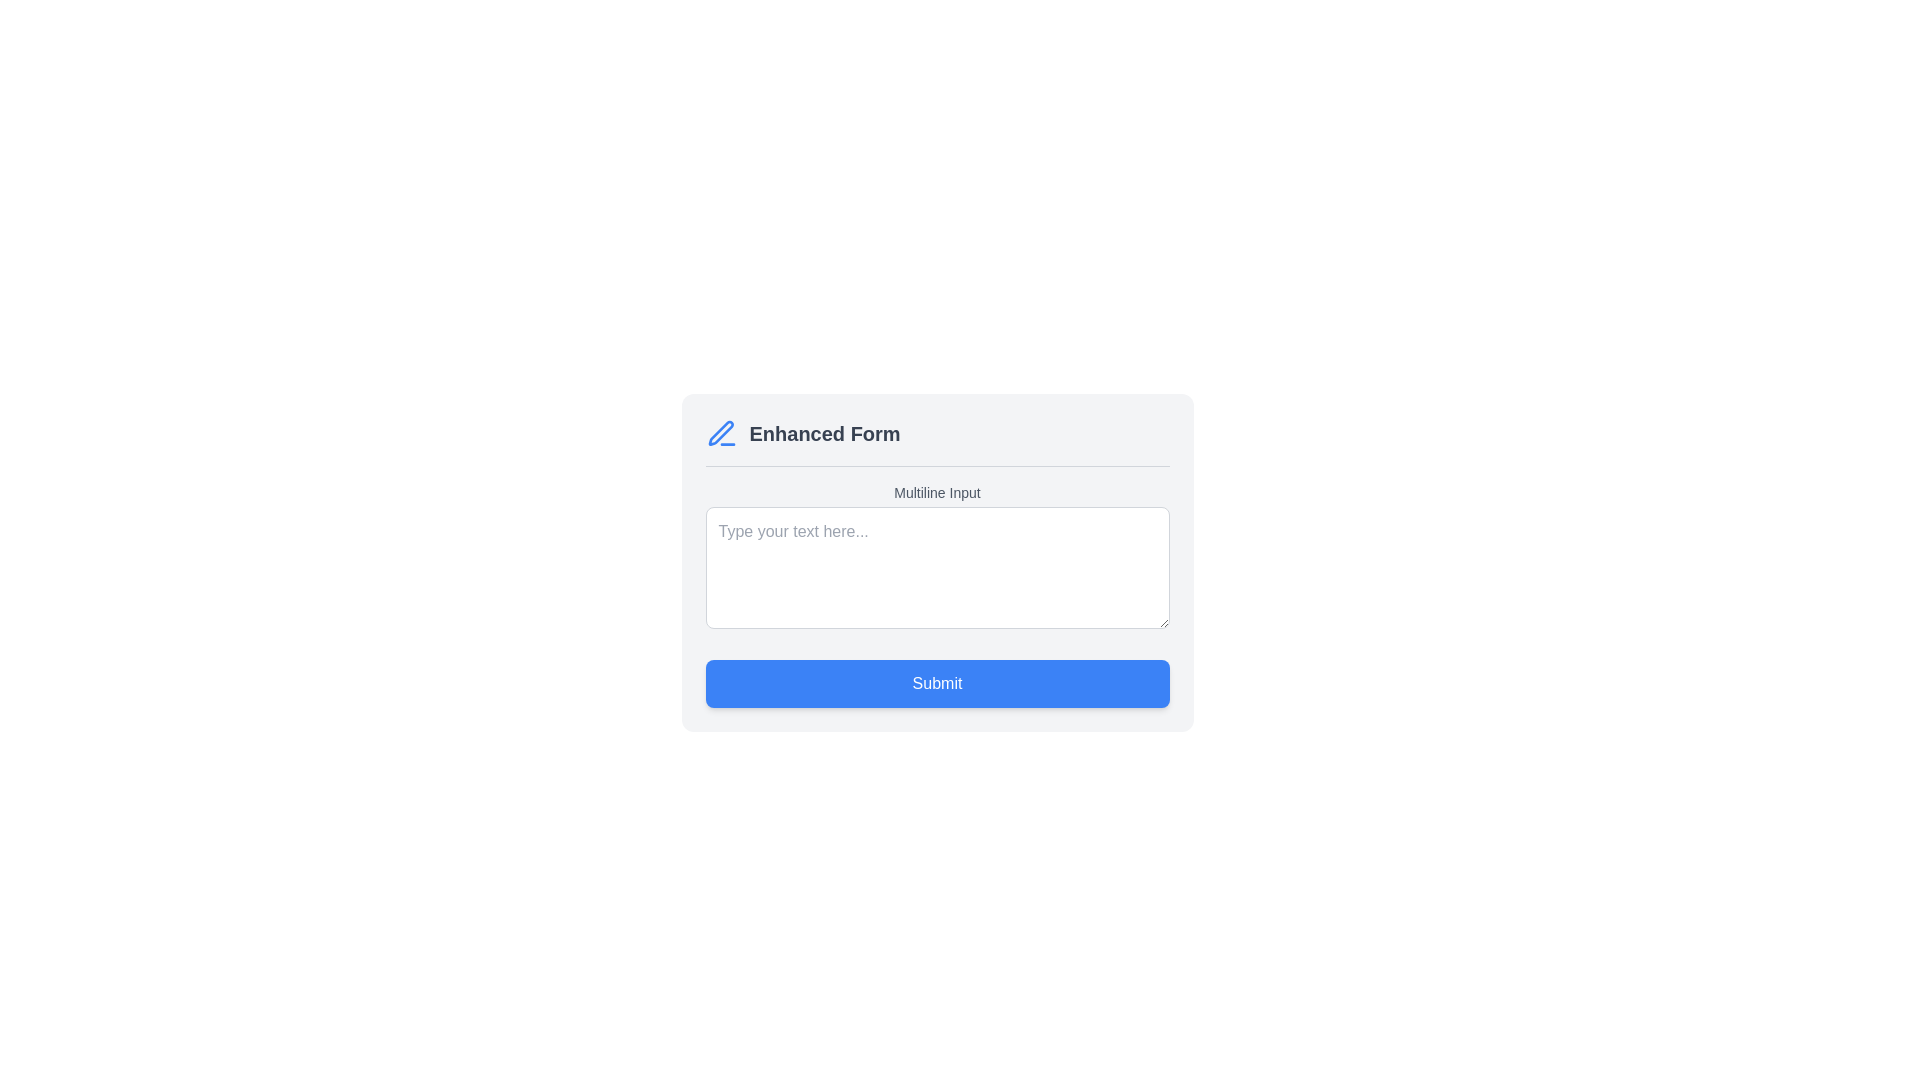 The width and height of the screenshot is (1920, 1080). I want to click on the stylized pen icon with a thin blue outline located to the left of the 'Enhanced Form' text in the header section, so click(720, 432).